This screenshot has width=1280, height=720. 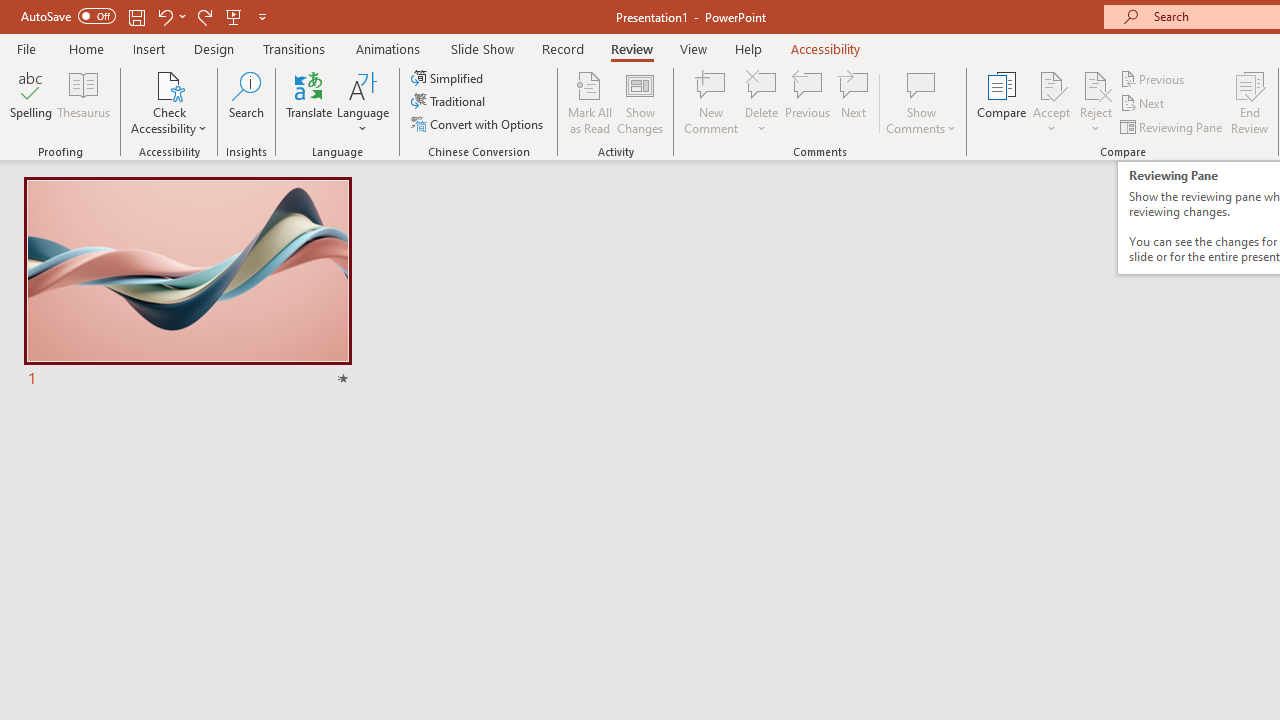 What do you see at coordinates (589, 103) in the screenshot?
I see `'Mark All as Read'` at bounding box center [589, 103].